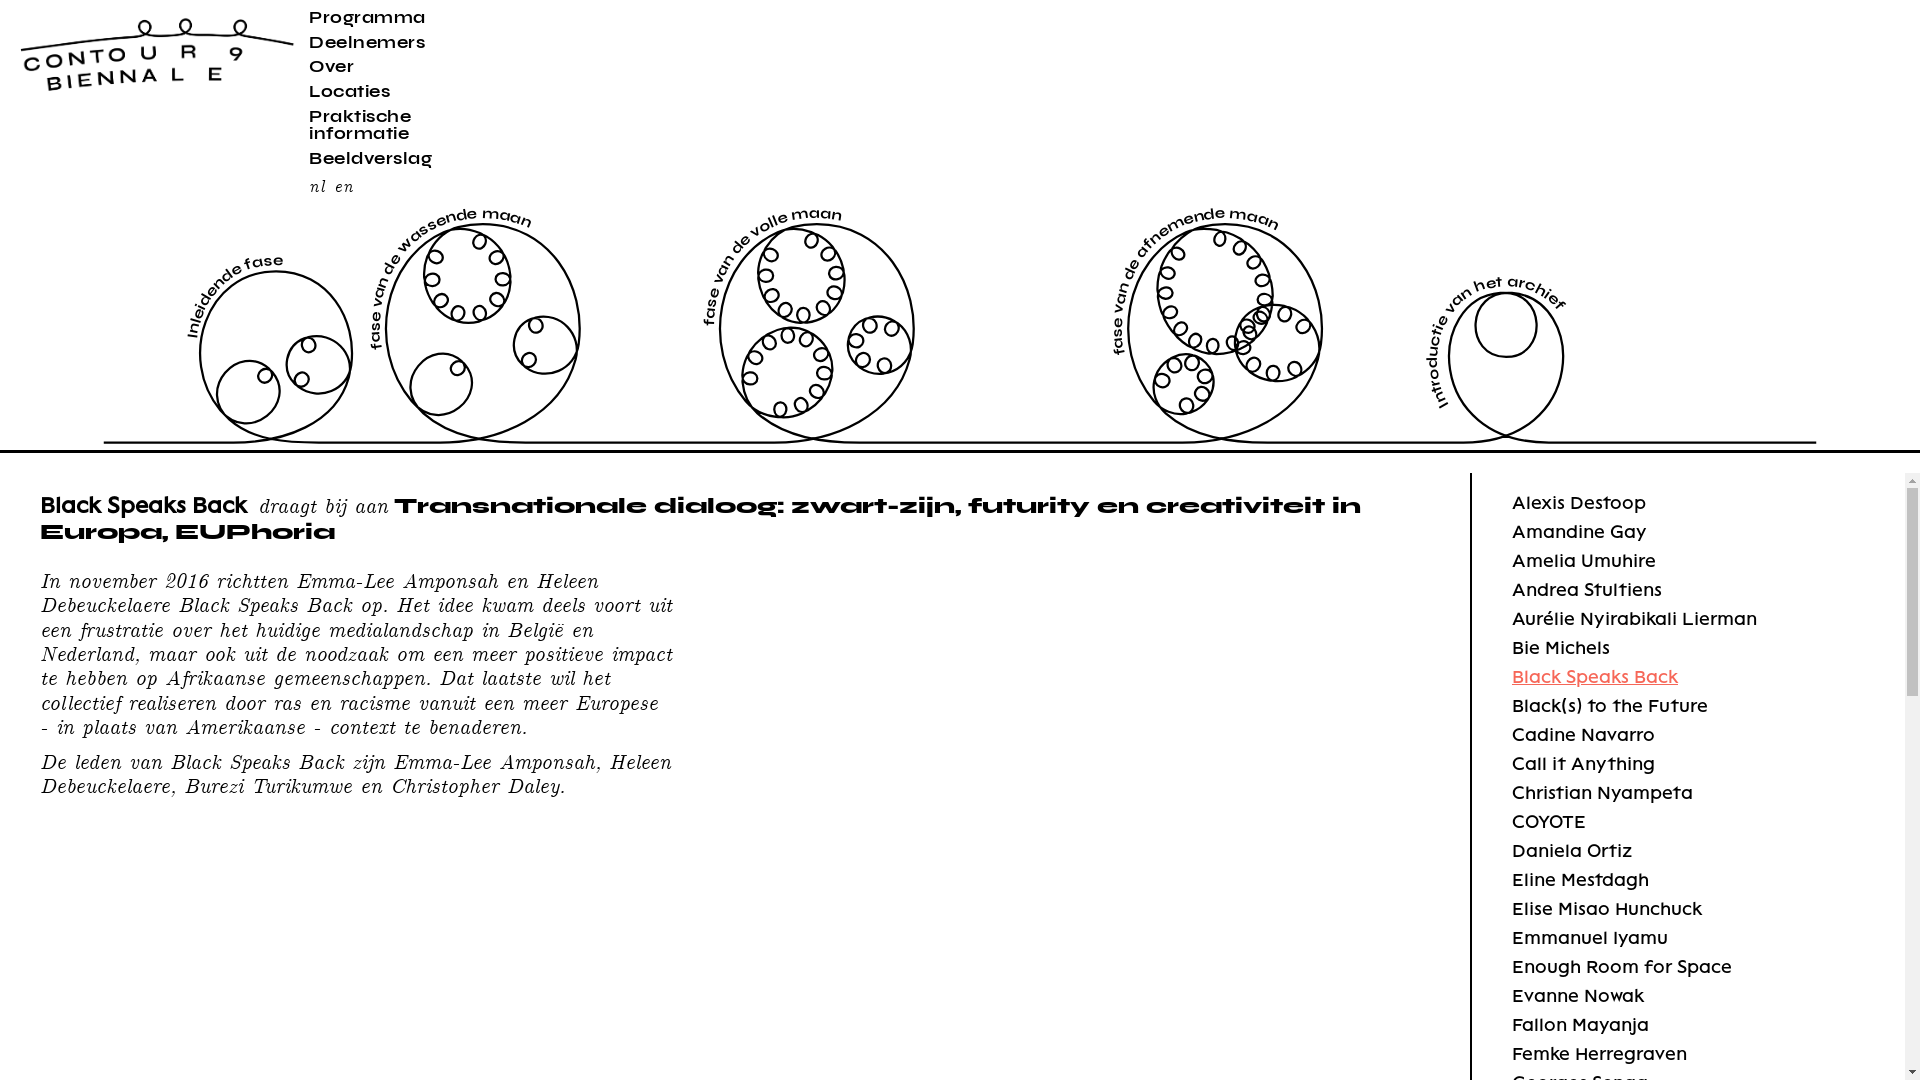 This screenshot has height=1080, width=1920. Describe the element at coordinates (1548, 821) in the screenshot. I see `'COYOTE'` at that location.